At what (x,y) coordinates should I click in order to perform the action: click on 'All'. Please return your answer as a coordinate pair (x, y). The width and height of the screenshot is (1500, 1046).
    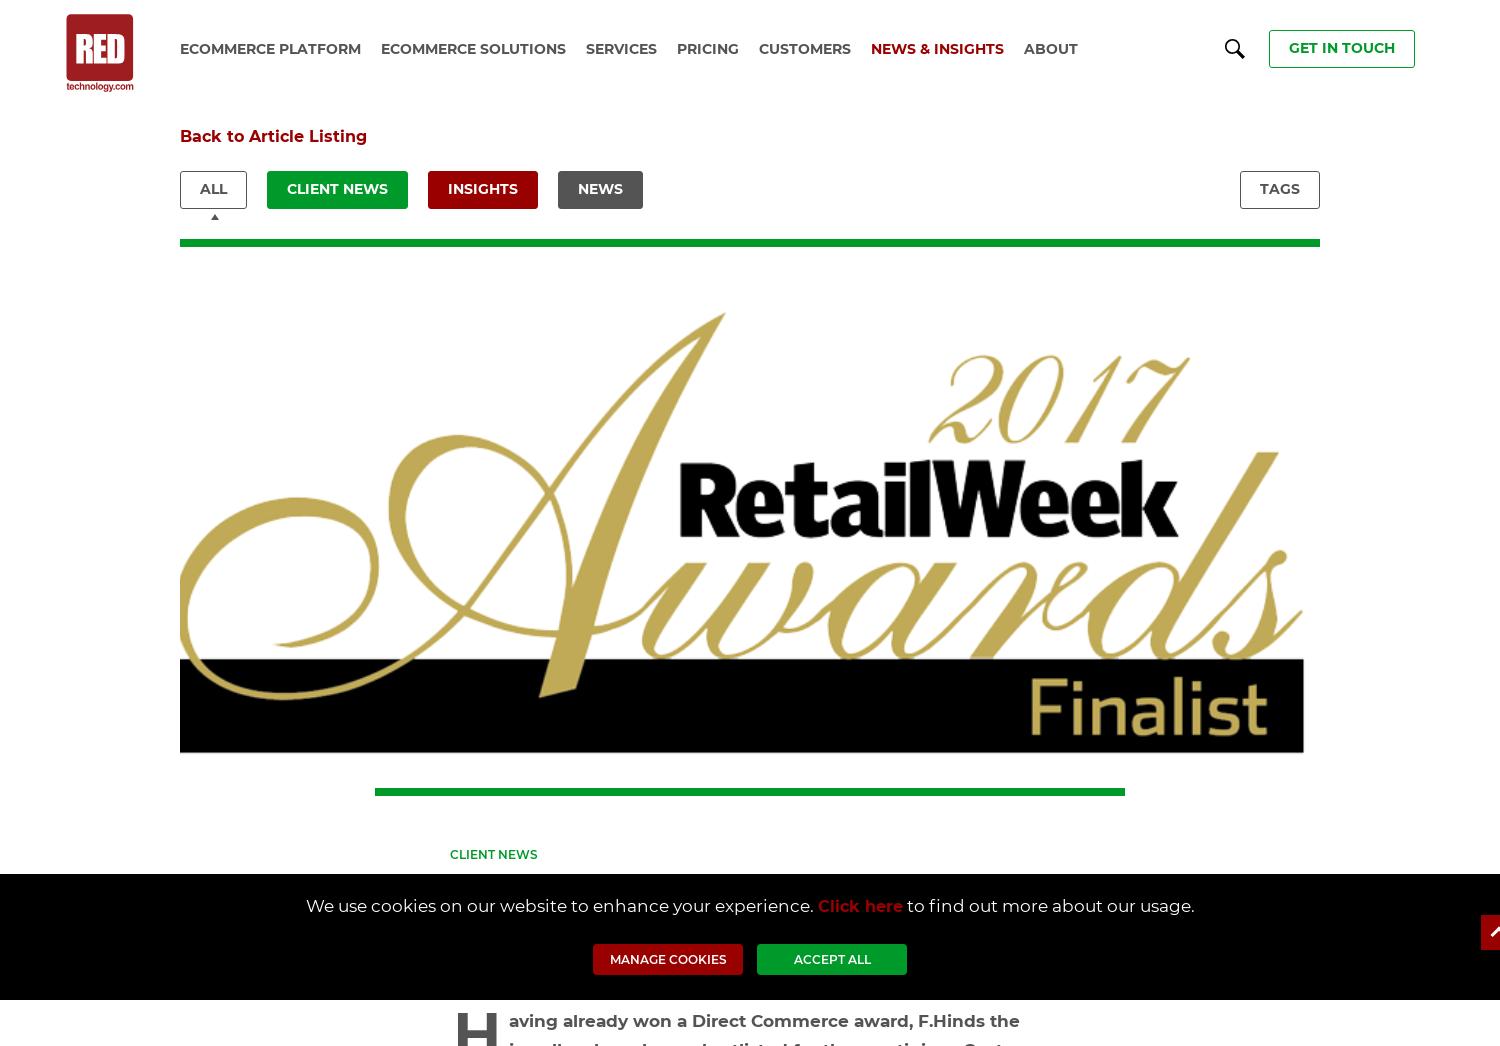
    Looking at the image, I should click on (212, 187).